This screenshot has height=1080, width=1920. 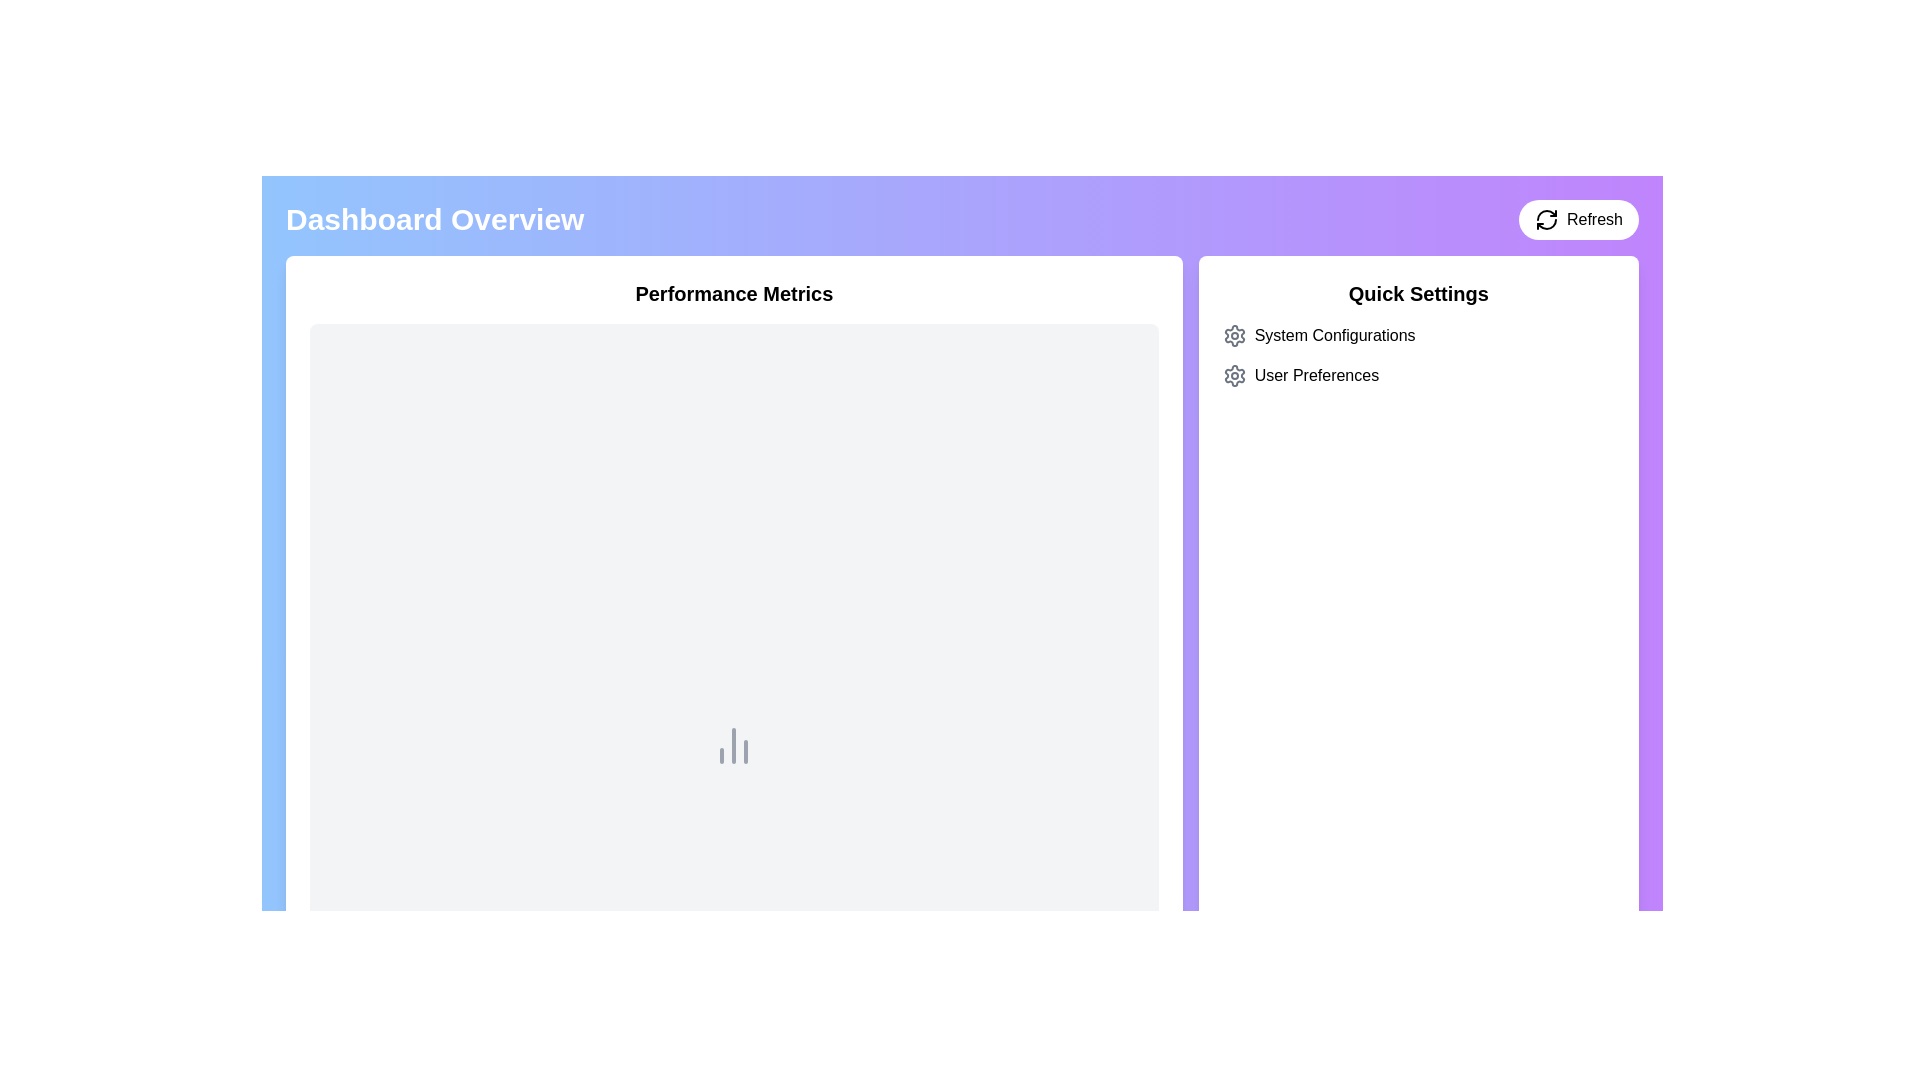 I want to click on text from the 'Quick Settings' header located at the top of the right-aligned panel above 'System Configurations' and 'User Preferences', so click(x=1417, y=293).